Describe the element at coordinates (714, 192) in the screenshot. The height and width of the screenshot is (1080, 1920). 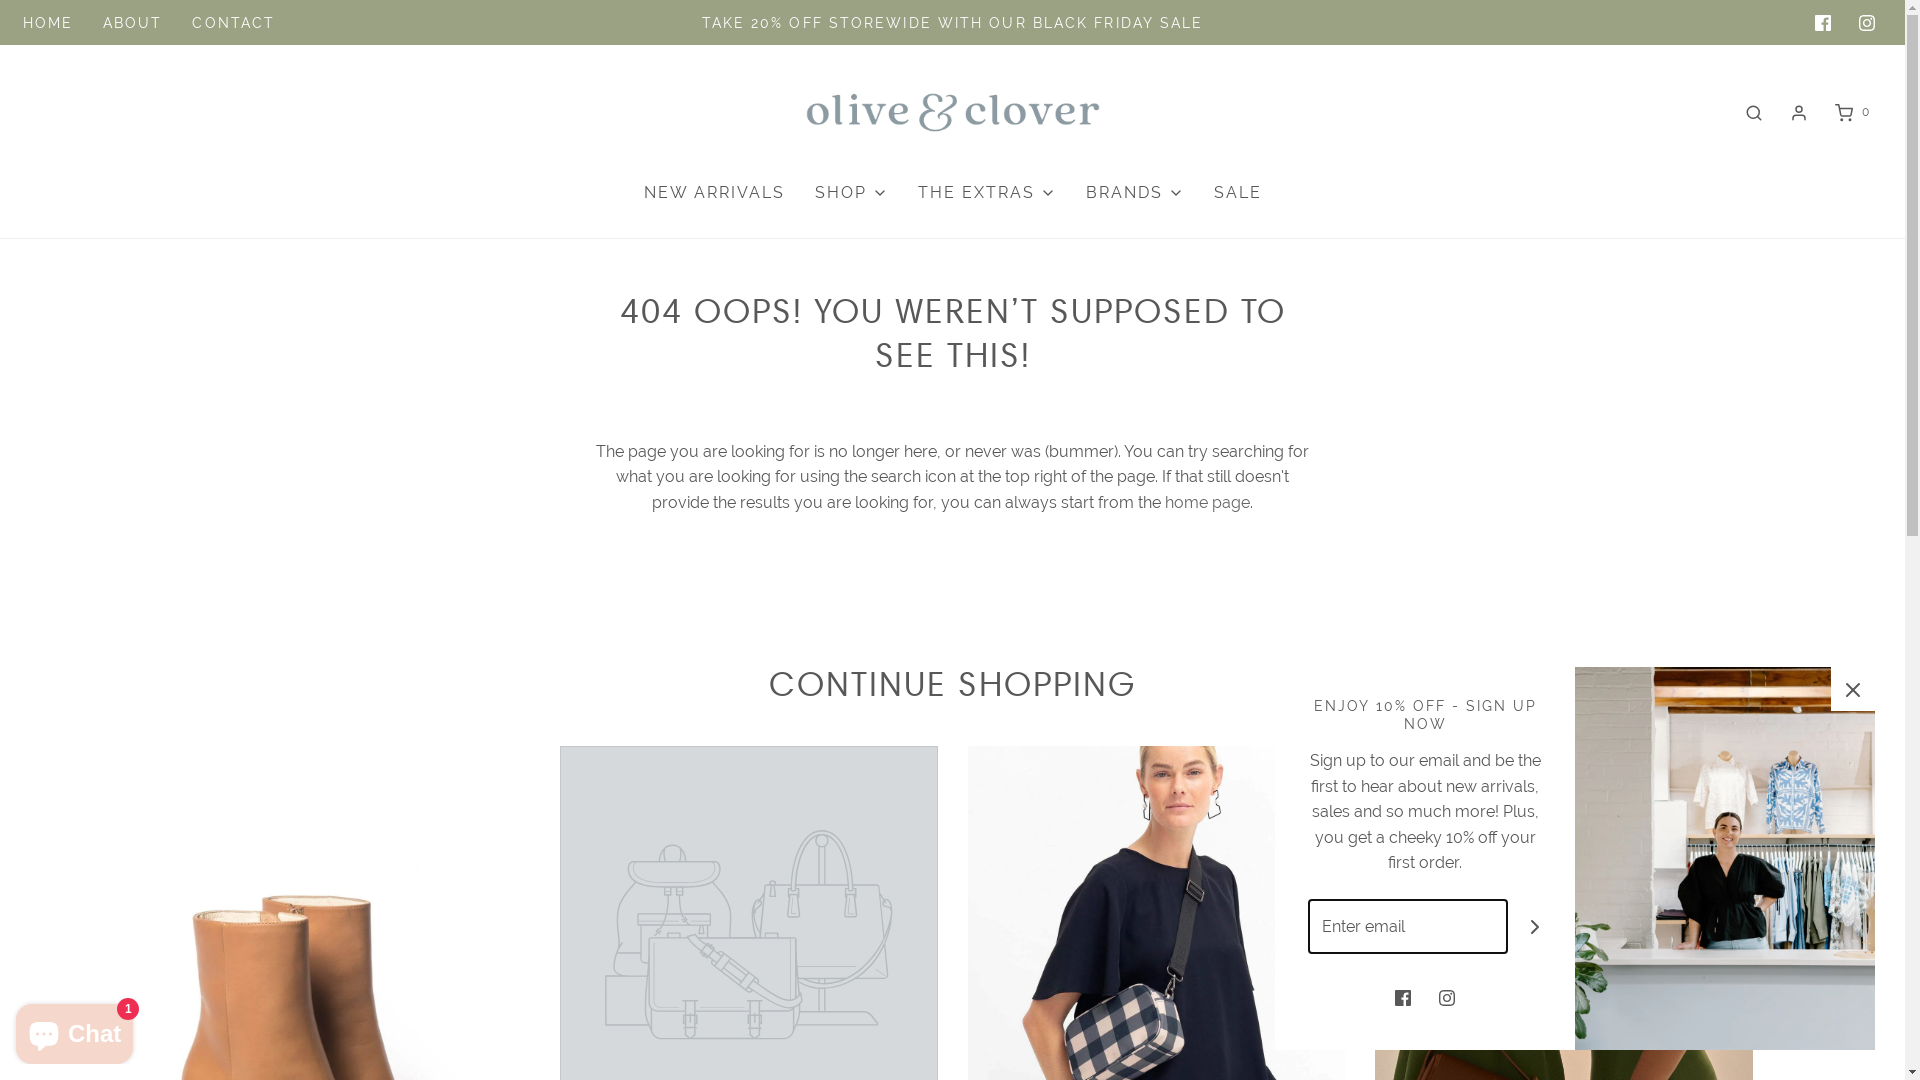
I see `'NEW ARRIVALS'` at that location.